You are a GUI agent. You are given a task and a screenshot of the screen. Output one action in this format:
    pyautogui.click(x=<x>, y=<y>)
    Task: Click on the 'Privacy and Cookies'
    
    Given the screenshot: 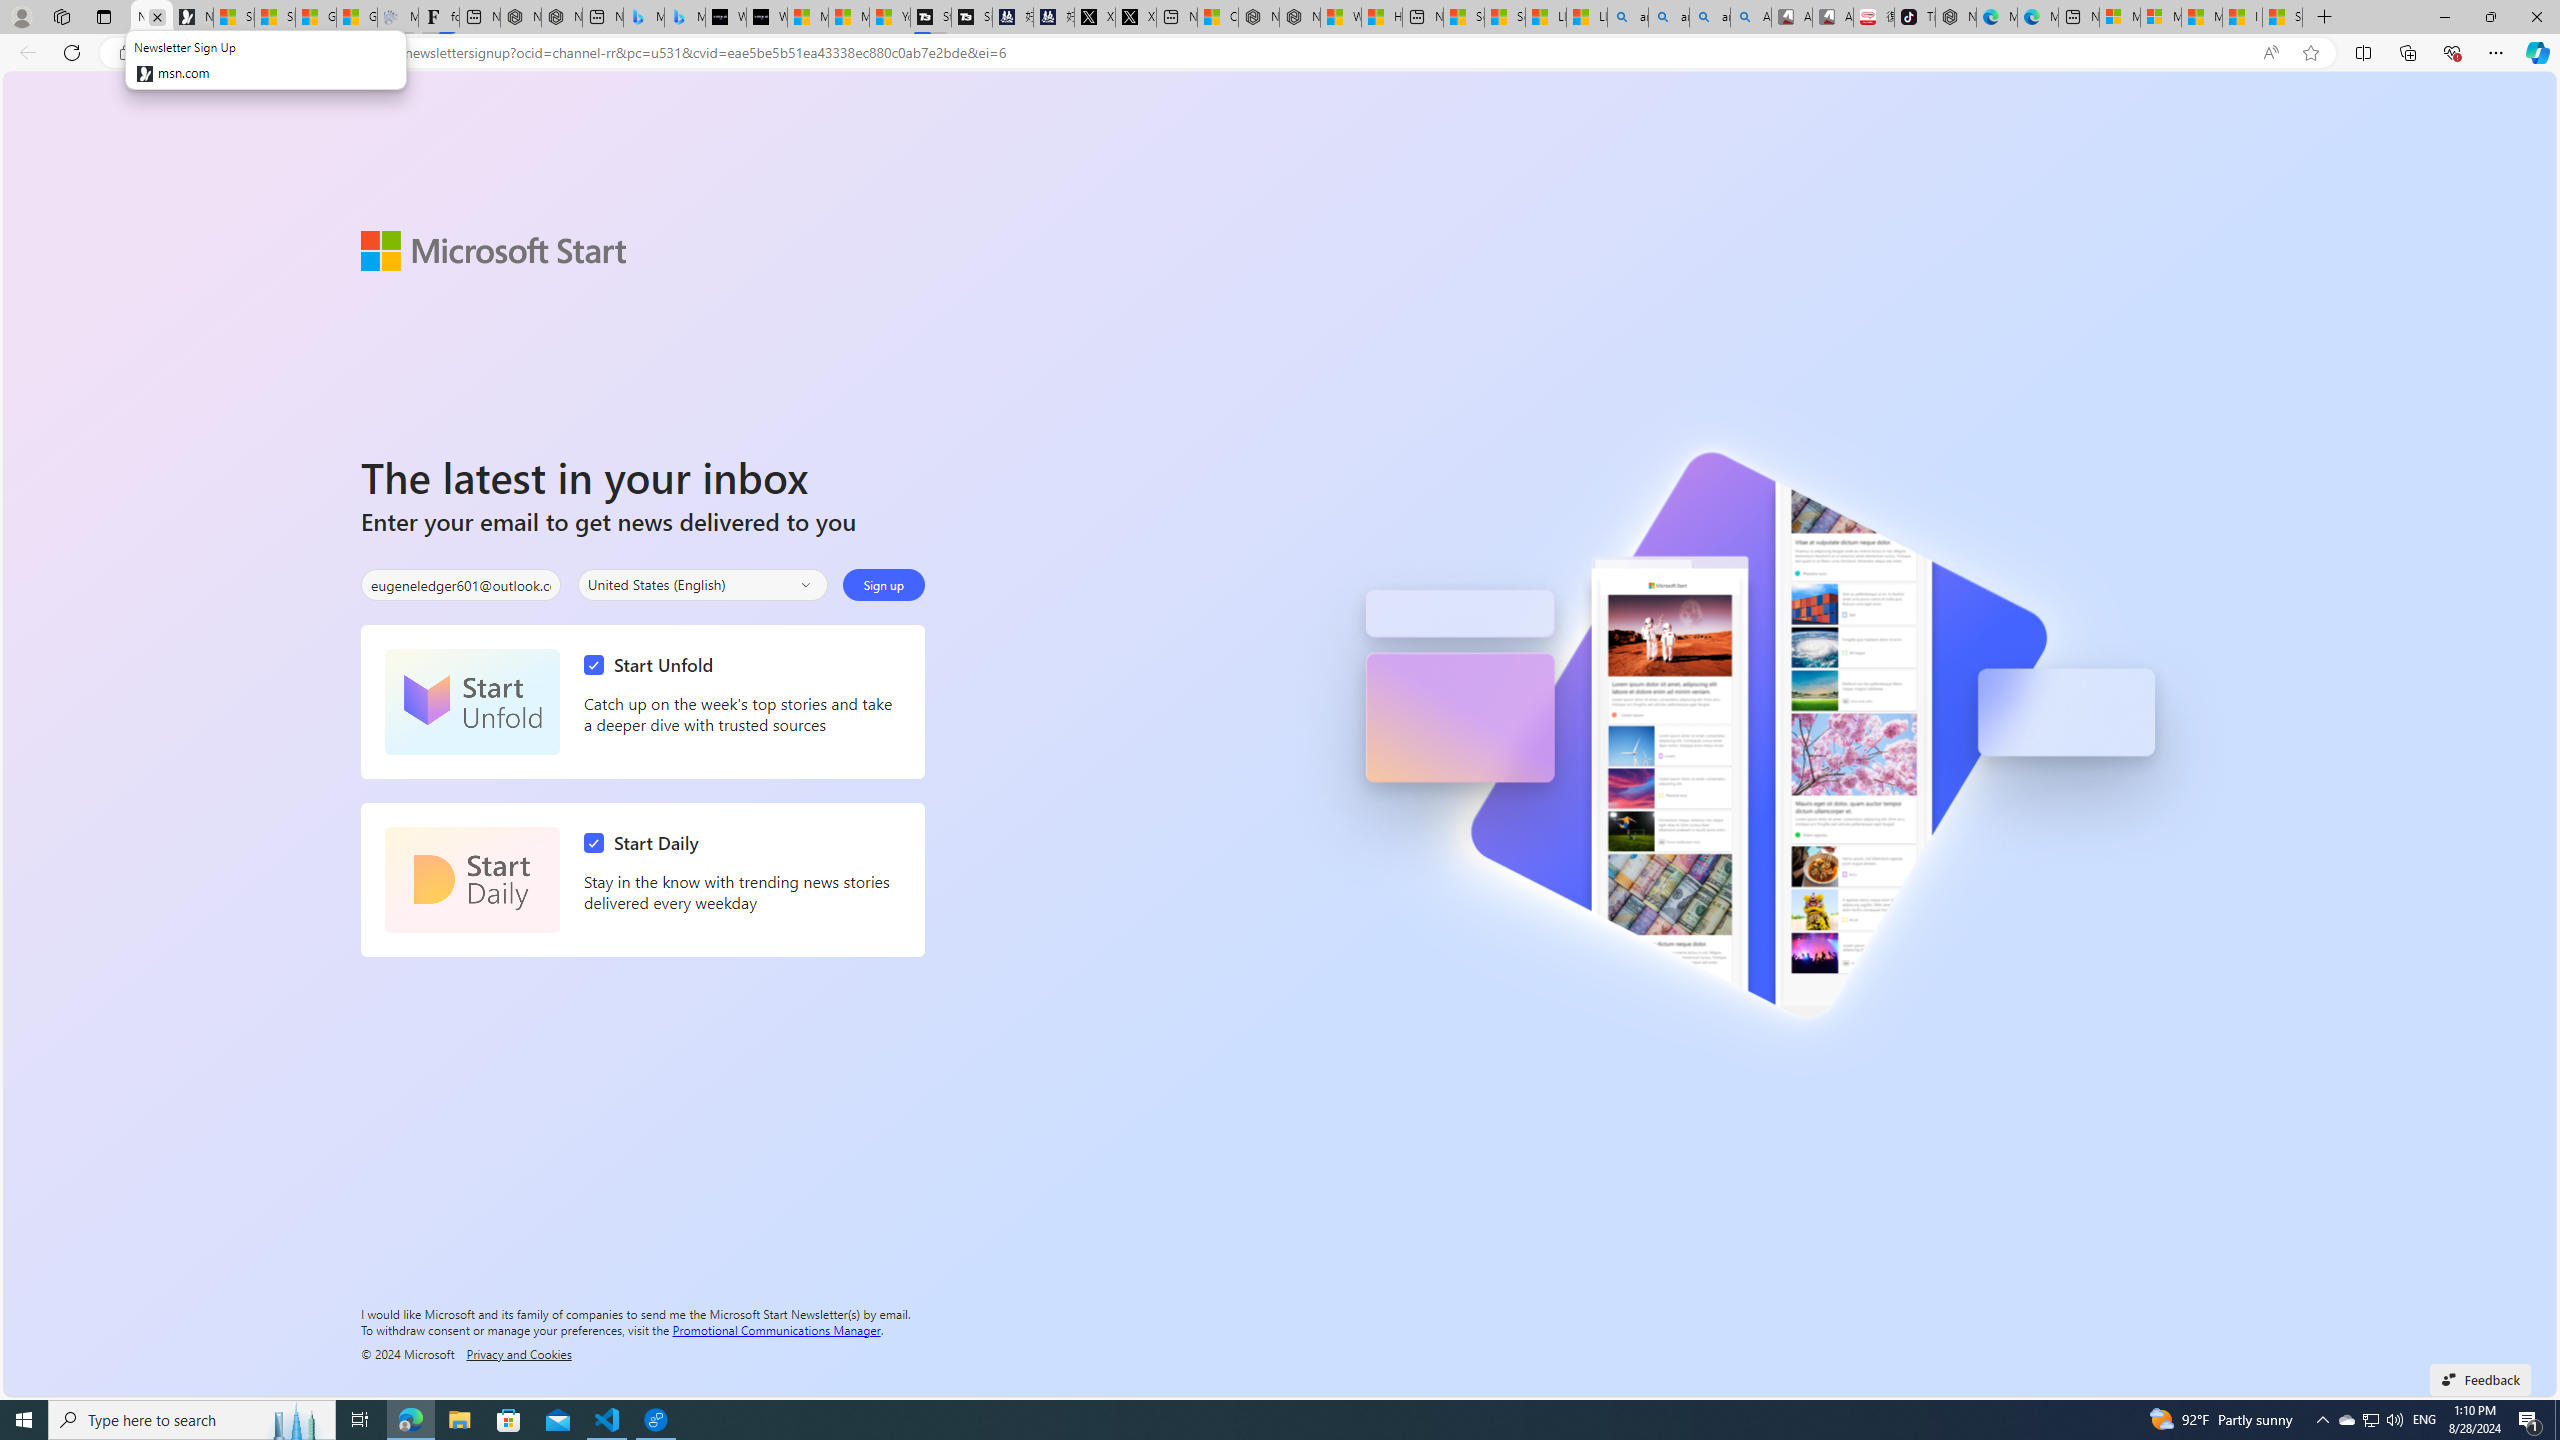 What is the action you would take?
    pyautogui.click(x=517, y=1352)
    